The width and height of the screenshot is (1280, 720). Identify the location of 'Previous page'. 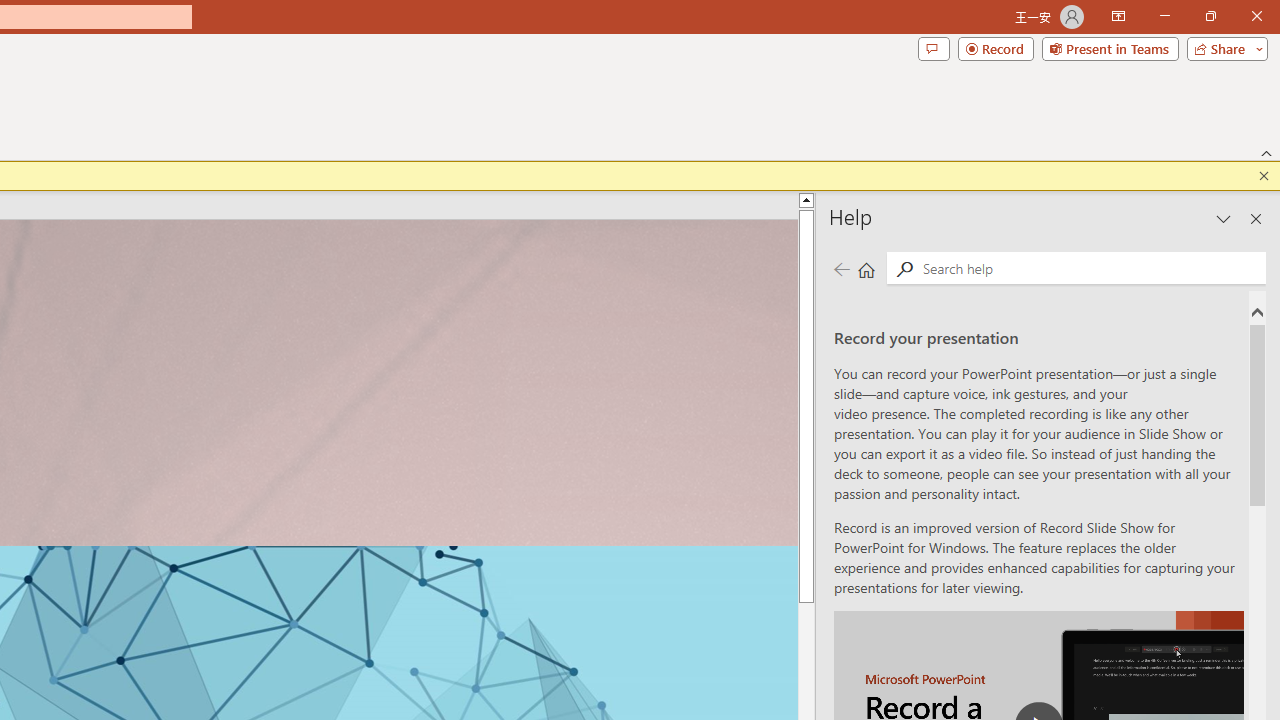
(841, 268).